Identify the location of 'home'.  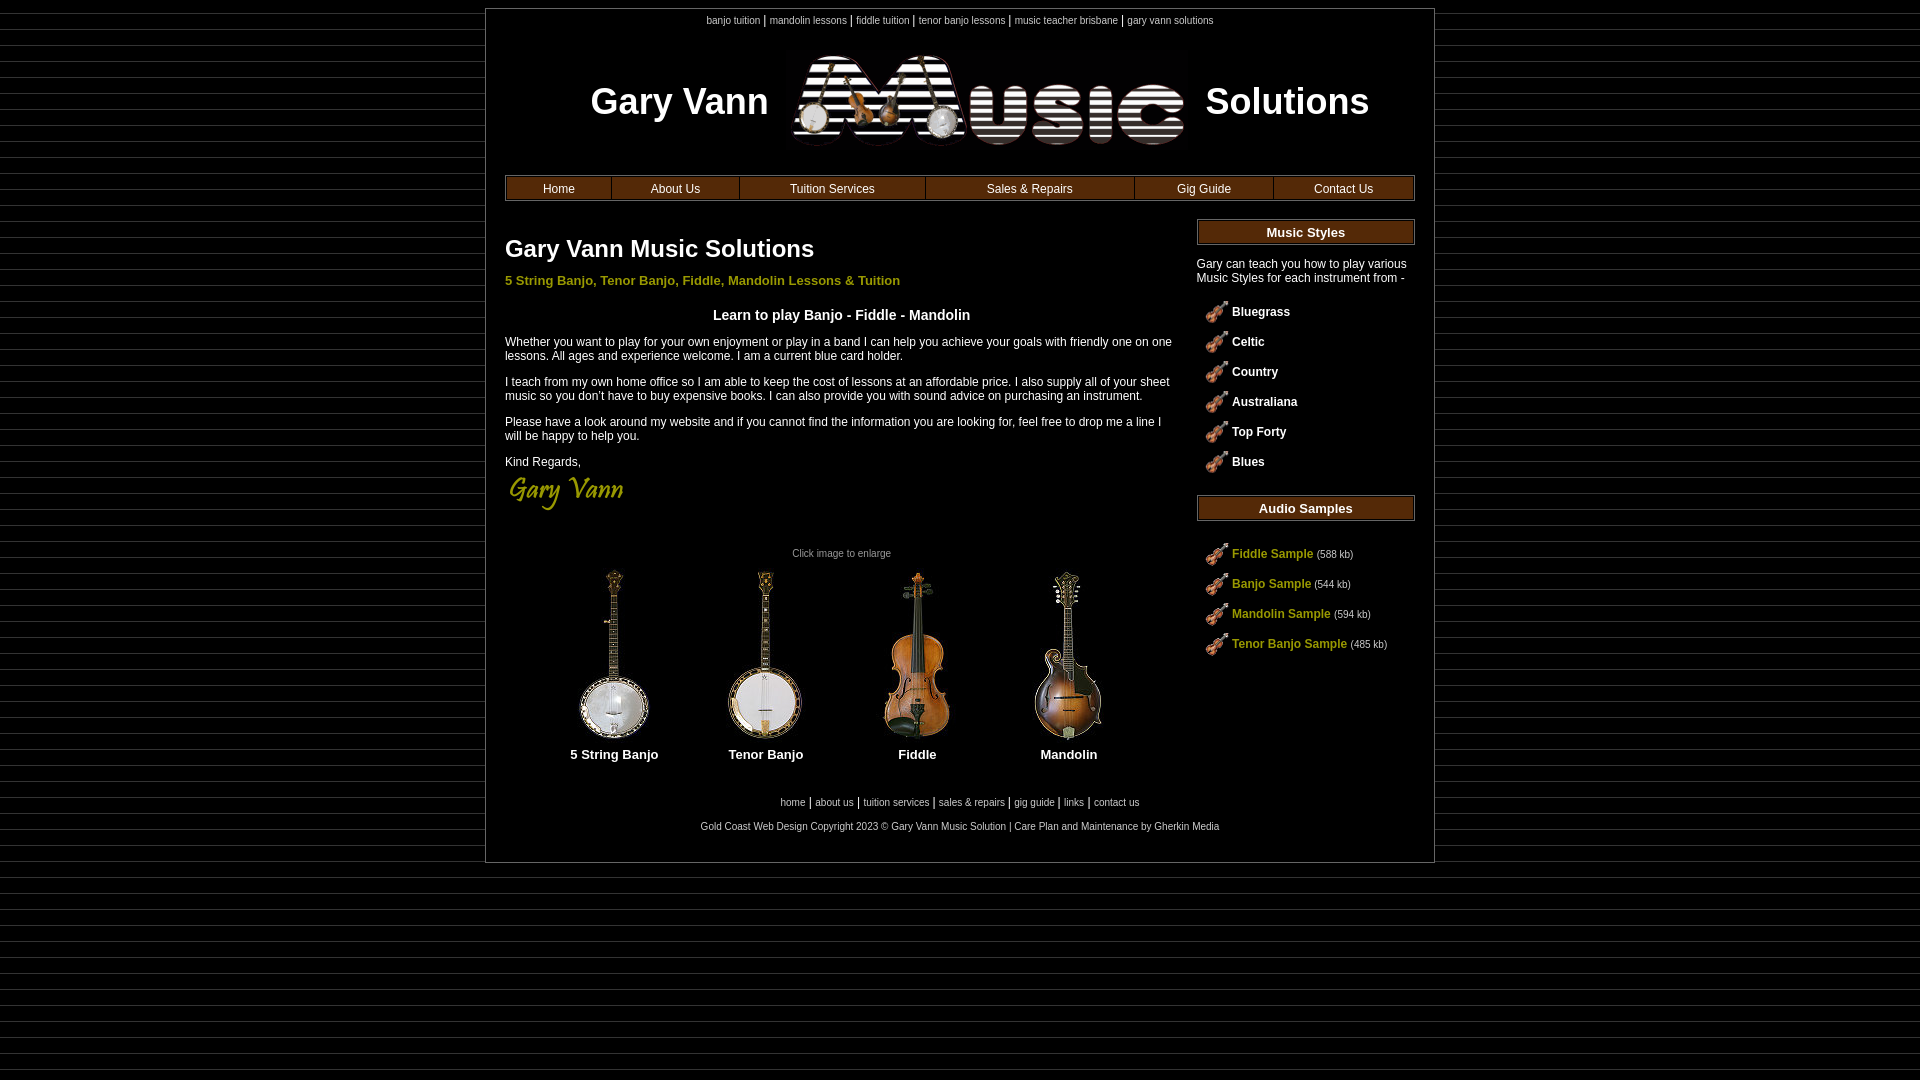
(778, 801).